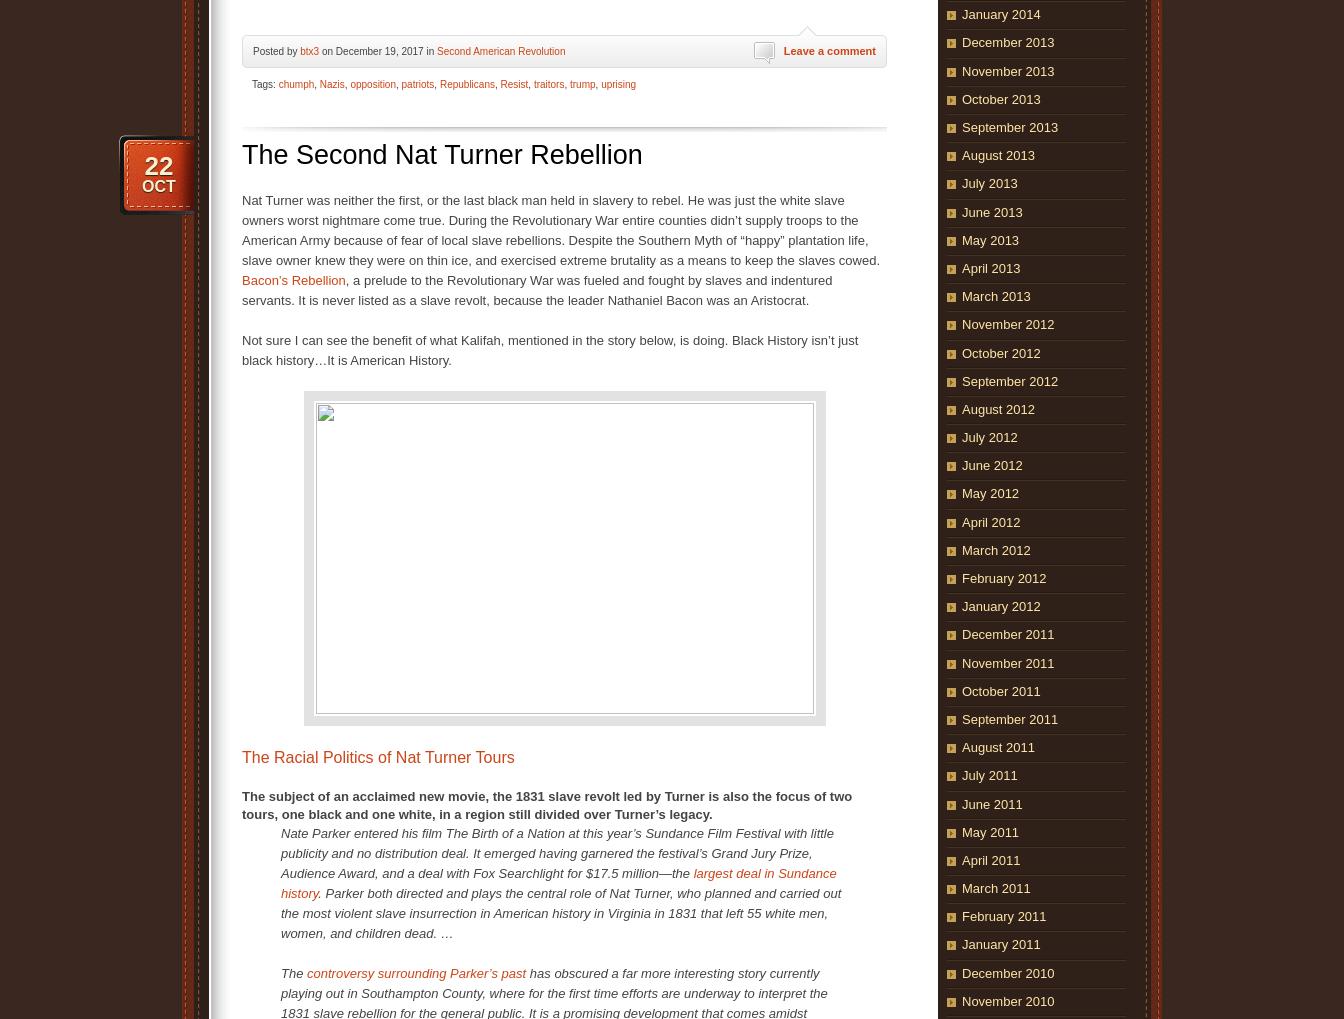  What do you see at coordinates (377, 50) in the screenshot?
I see `'on December 19, 2017 in'` at bounding box center [377, 50].